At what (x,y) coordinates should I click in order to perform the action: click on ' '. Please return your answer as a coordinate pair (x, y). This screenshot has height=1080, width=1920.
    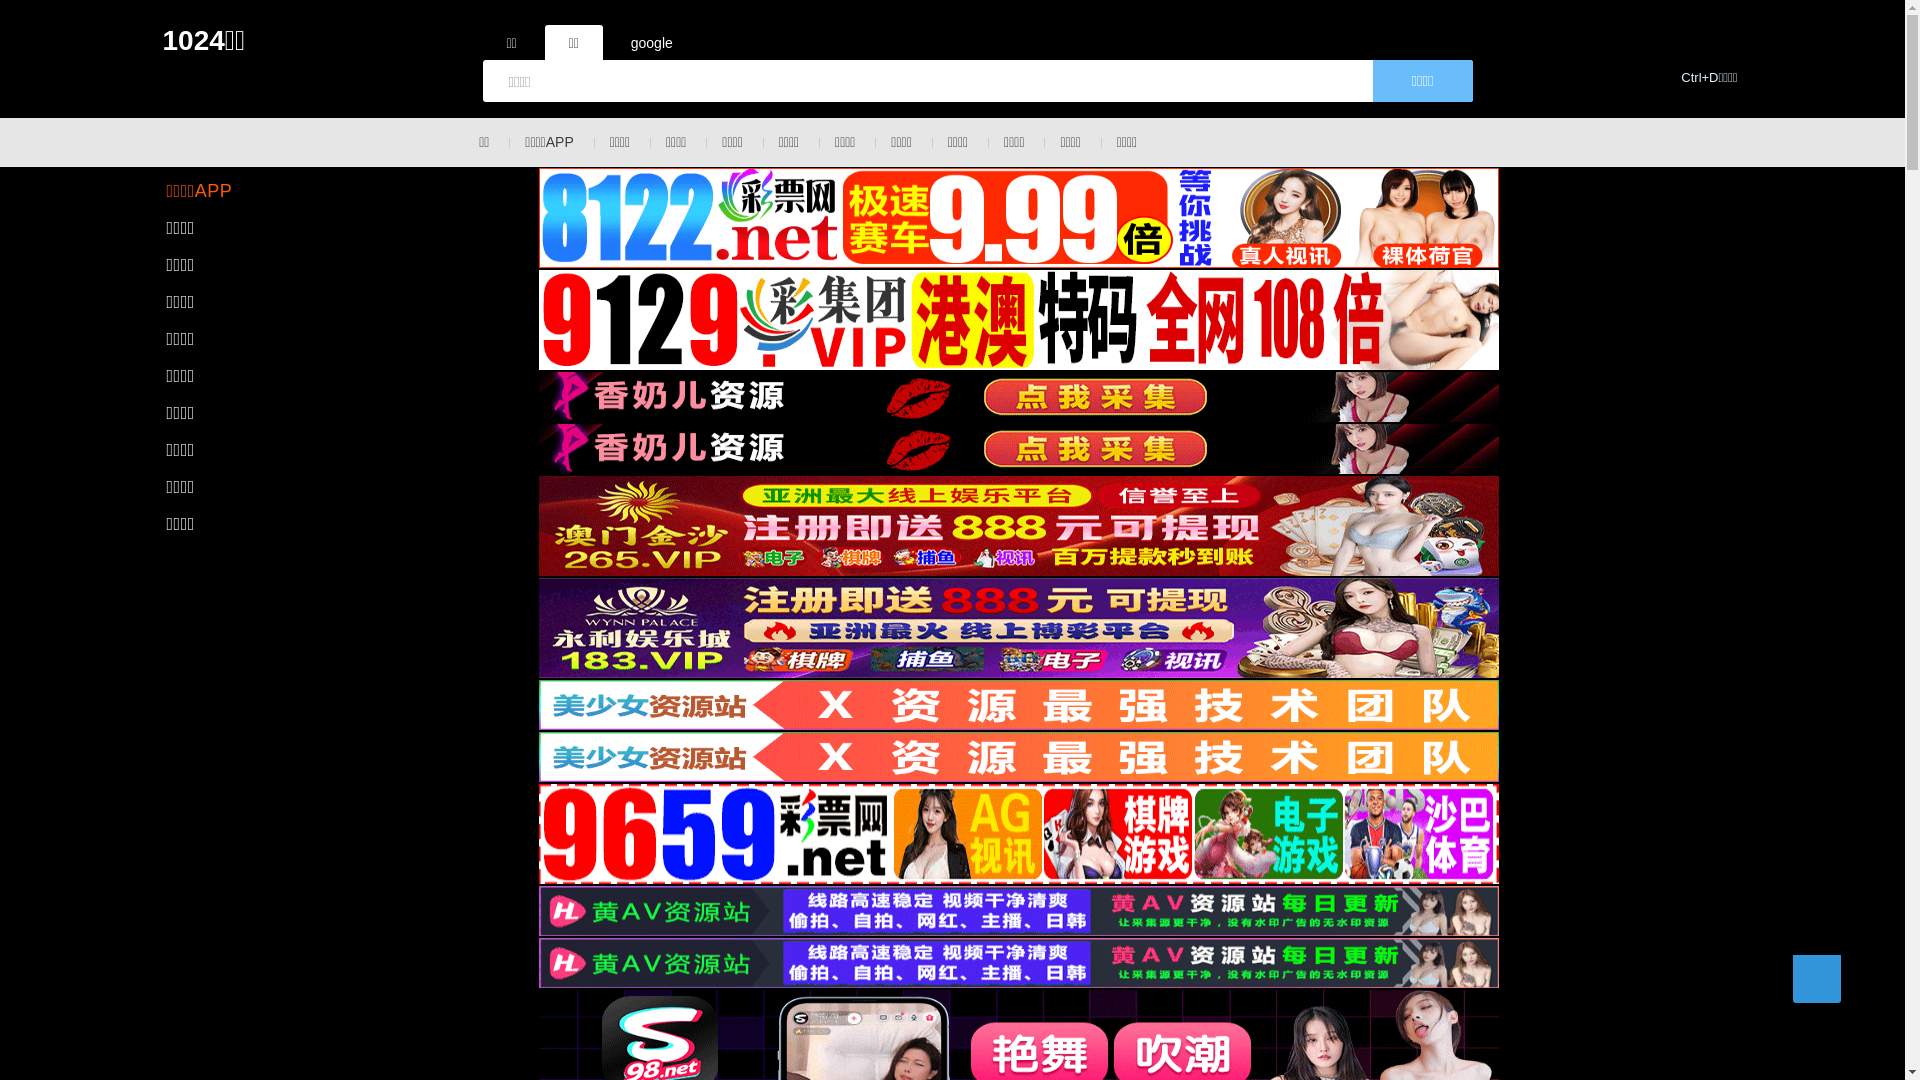
    Looking at the image, I should click on (1815, 978).